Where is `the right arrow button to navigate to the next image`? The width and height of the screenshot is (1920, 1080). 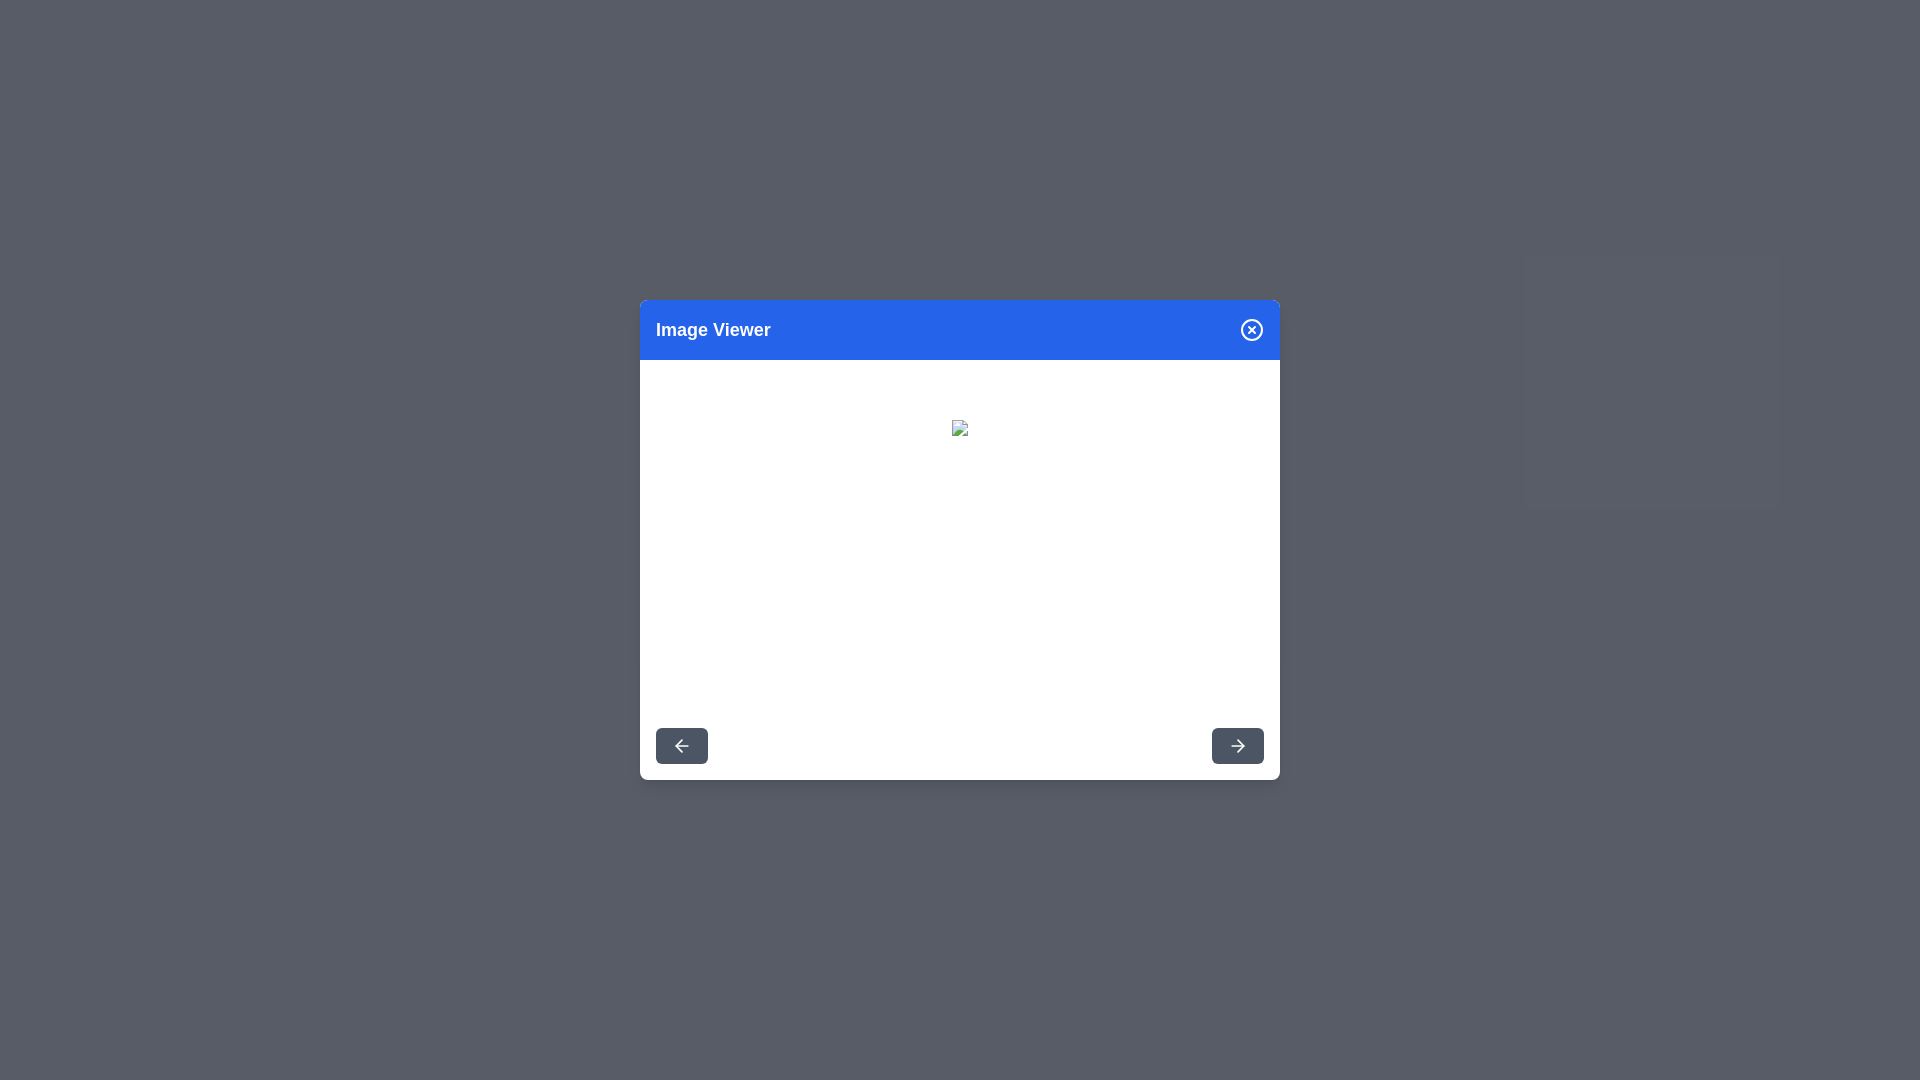 the right arrow button to navigate to the next image is located at coordinates (1237, 745).